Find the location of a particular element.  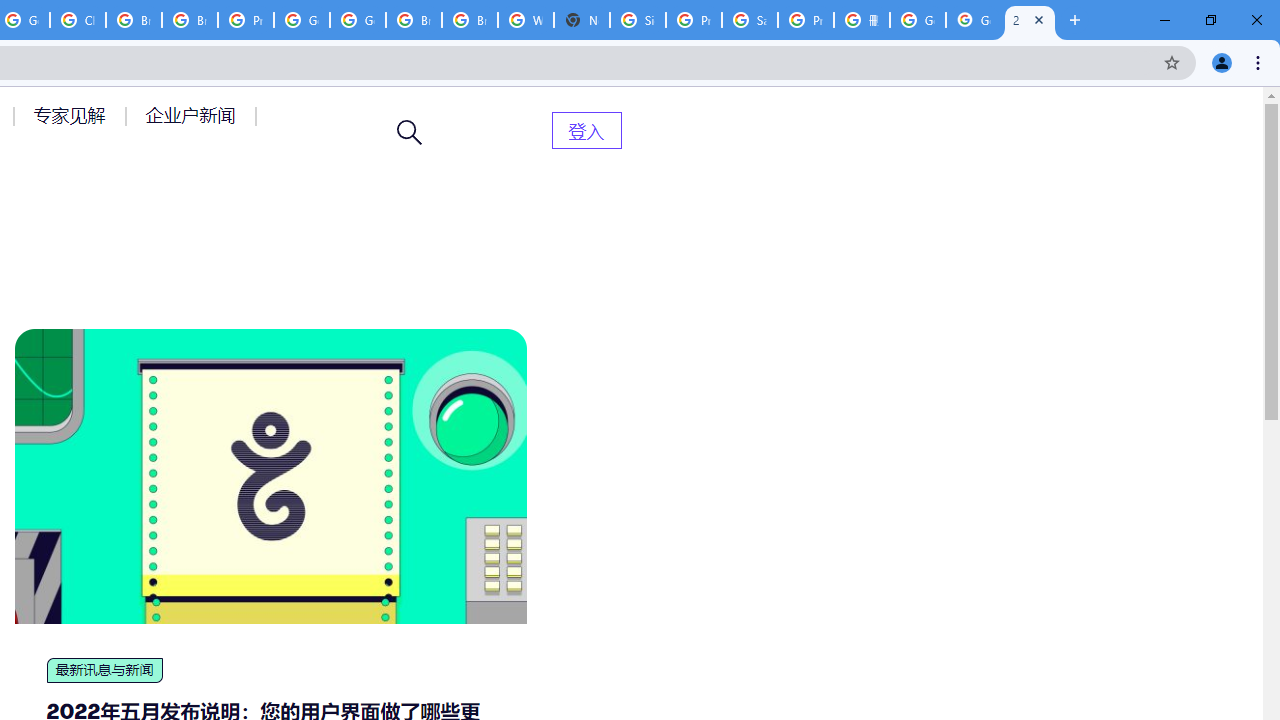

'Open search form' is located at coordinates (409, 132).